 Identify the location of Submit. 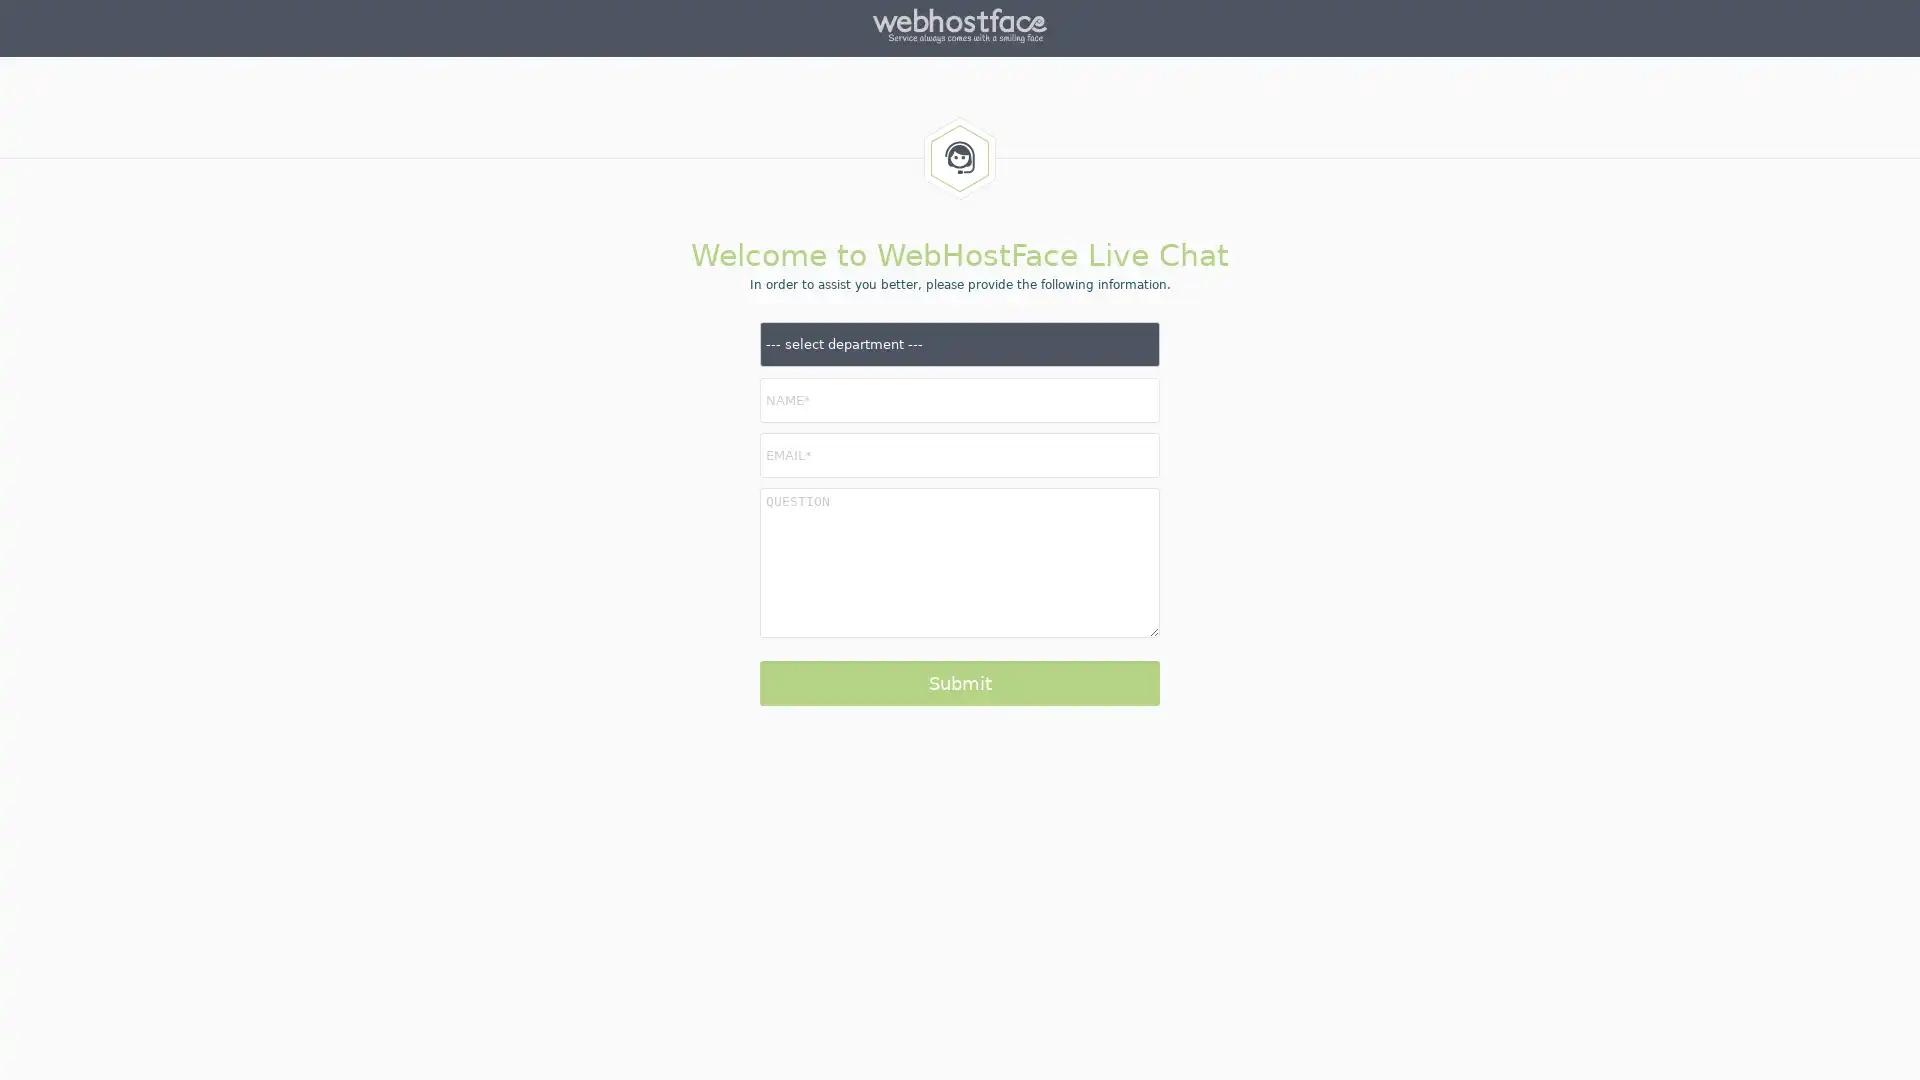
(960, 682).